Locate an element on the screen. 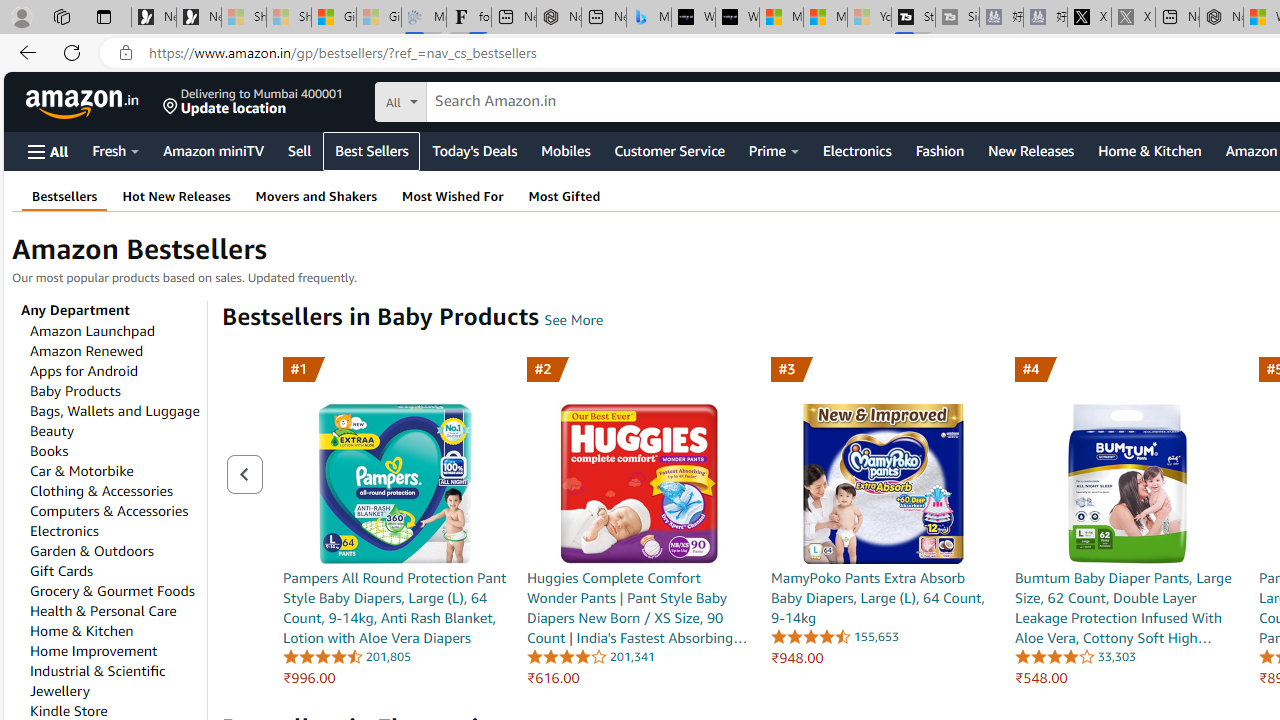 The width and height of the screenshot is (1280, 720). 'Microsoft Bing Travel - Shangri-La Hotel Bangkok' is located at coordinates (648, 17).